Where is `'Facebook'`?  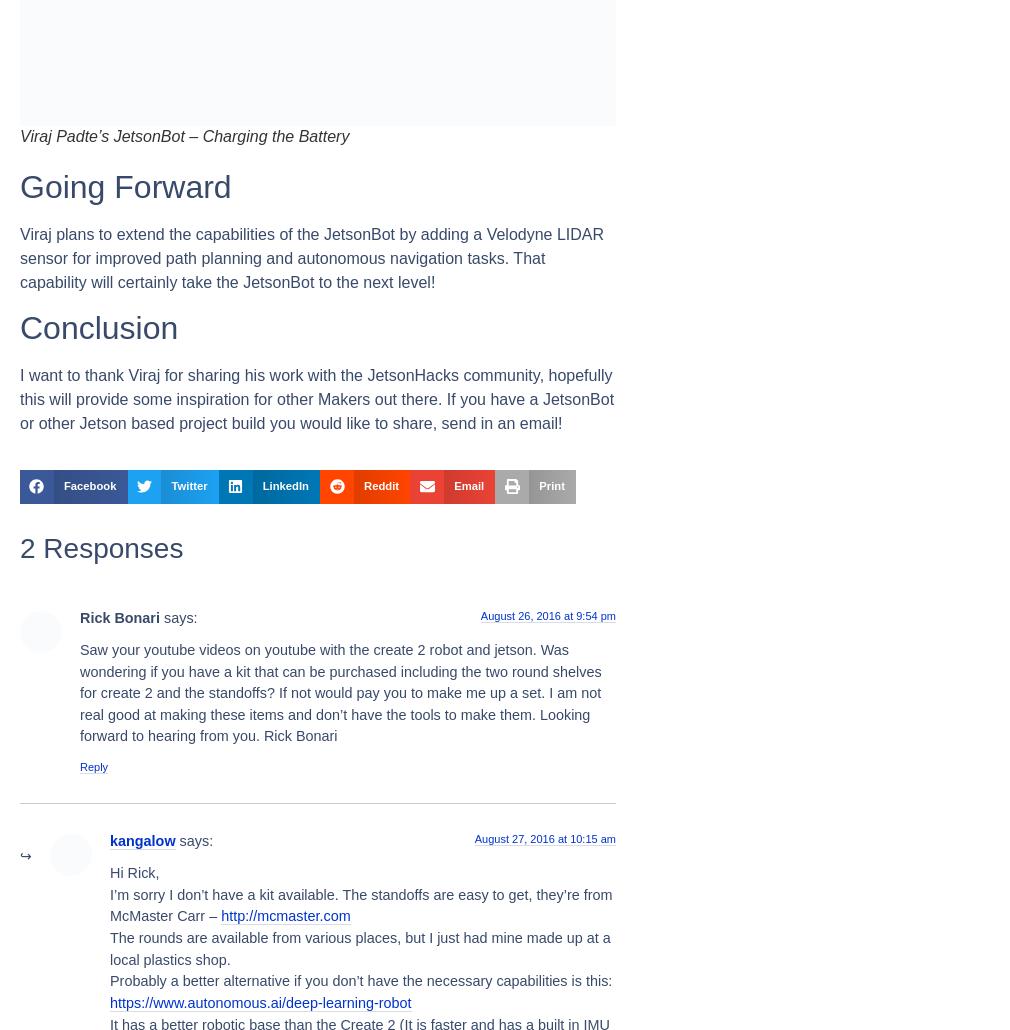
'Facebook' is located at coordinates (88, 484).